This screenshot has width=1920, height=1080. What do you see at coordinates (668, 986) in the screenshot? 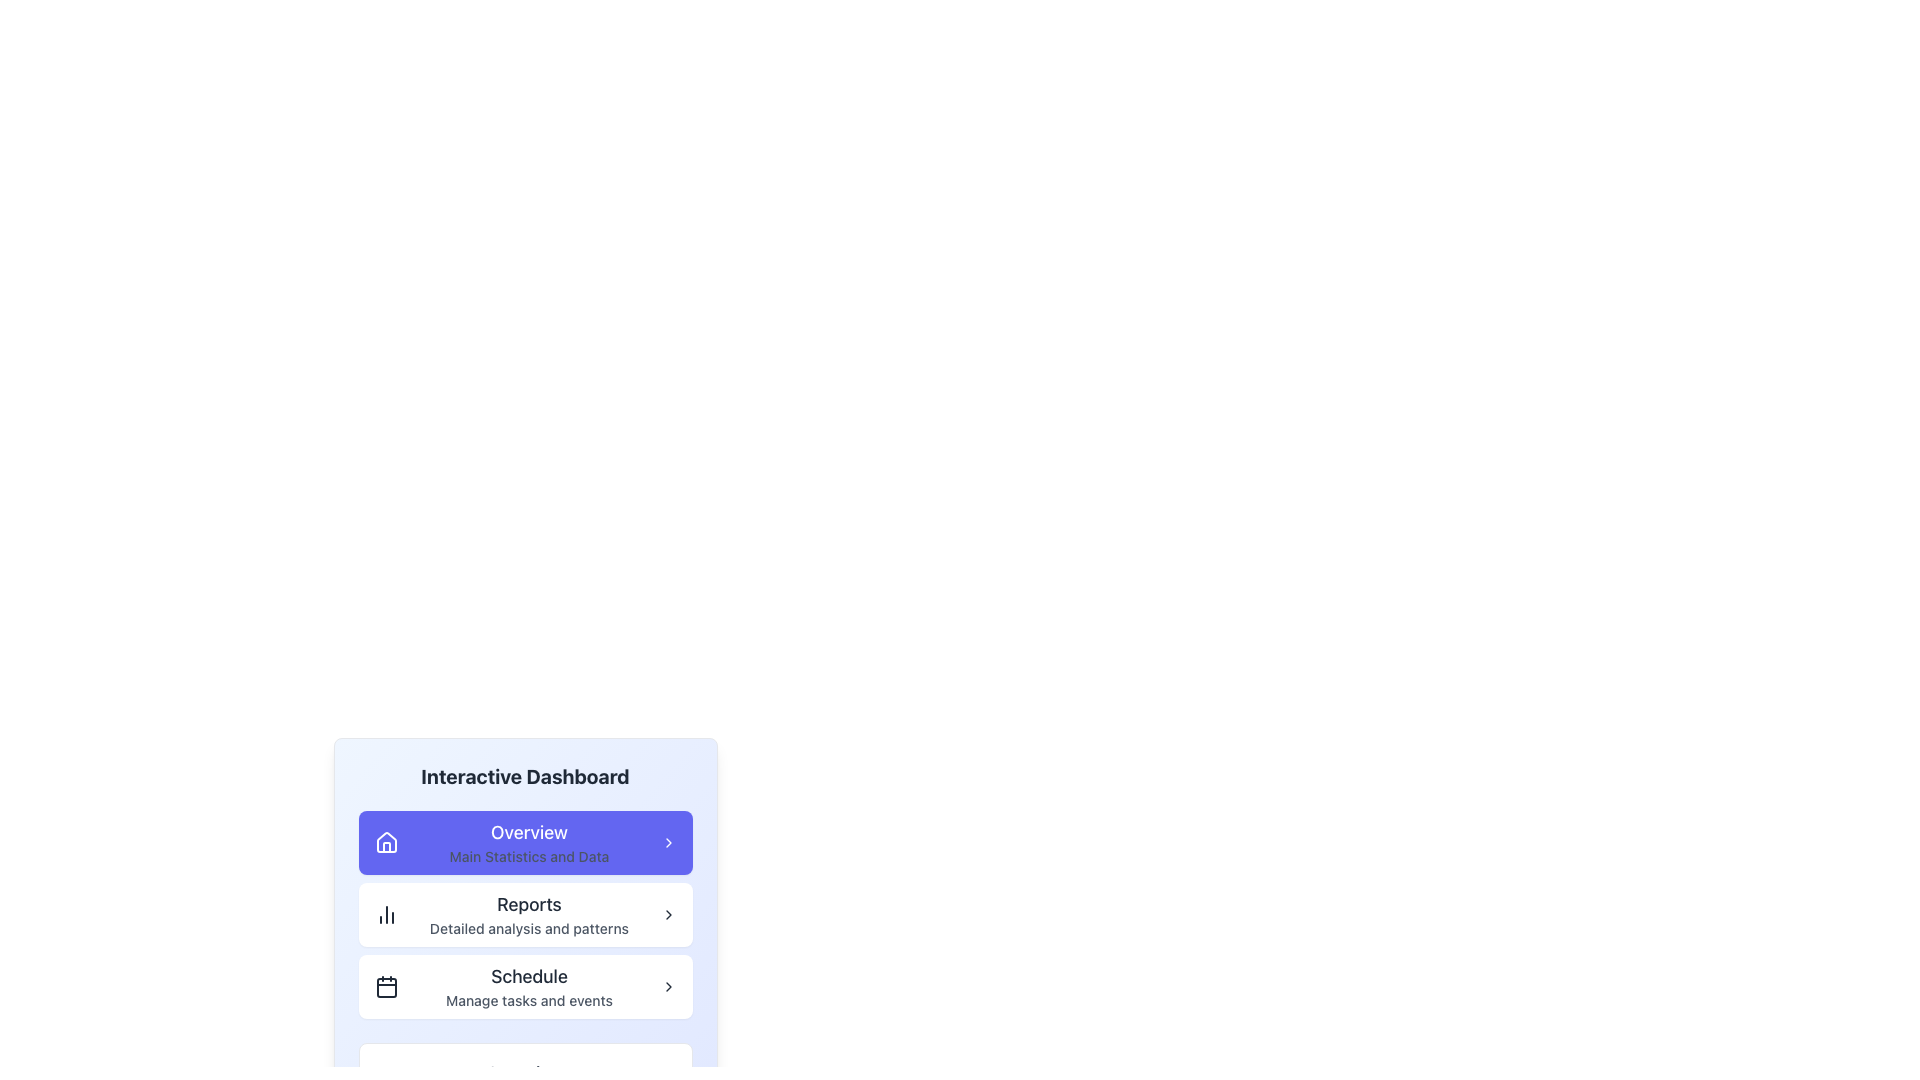
I see `the arrow icon pointing to the right within the 'Schedule Manage tasks and events' UI card` at bounding box center [668, 986].